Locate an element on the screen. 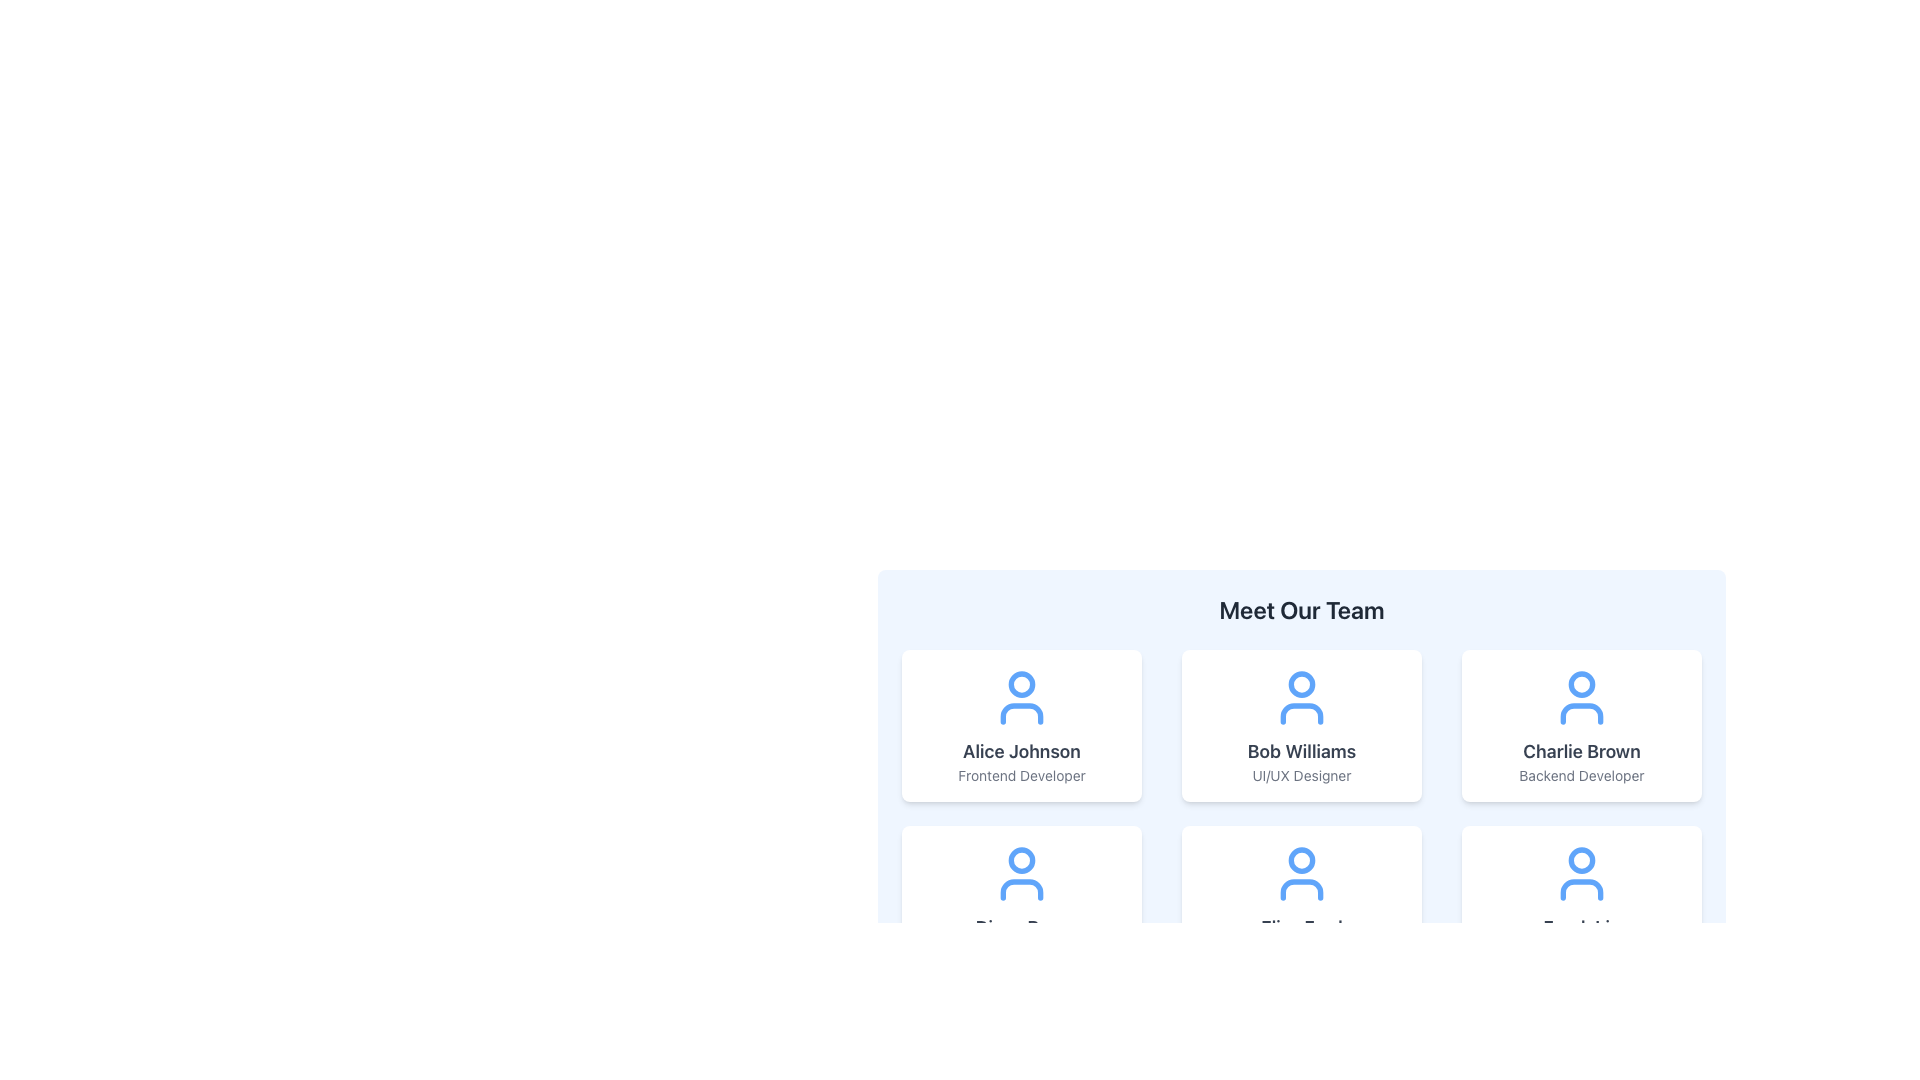 The height and width of the screenshot is (1080, 1920). text label 'Backend Developer' located below the name 'Charlie Brown' in the top-right card of the team member grid is located at coordinates (1581, 774).